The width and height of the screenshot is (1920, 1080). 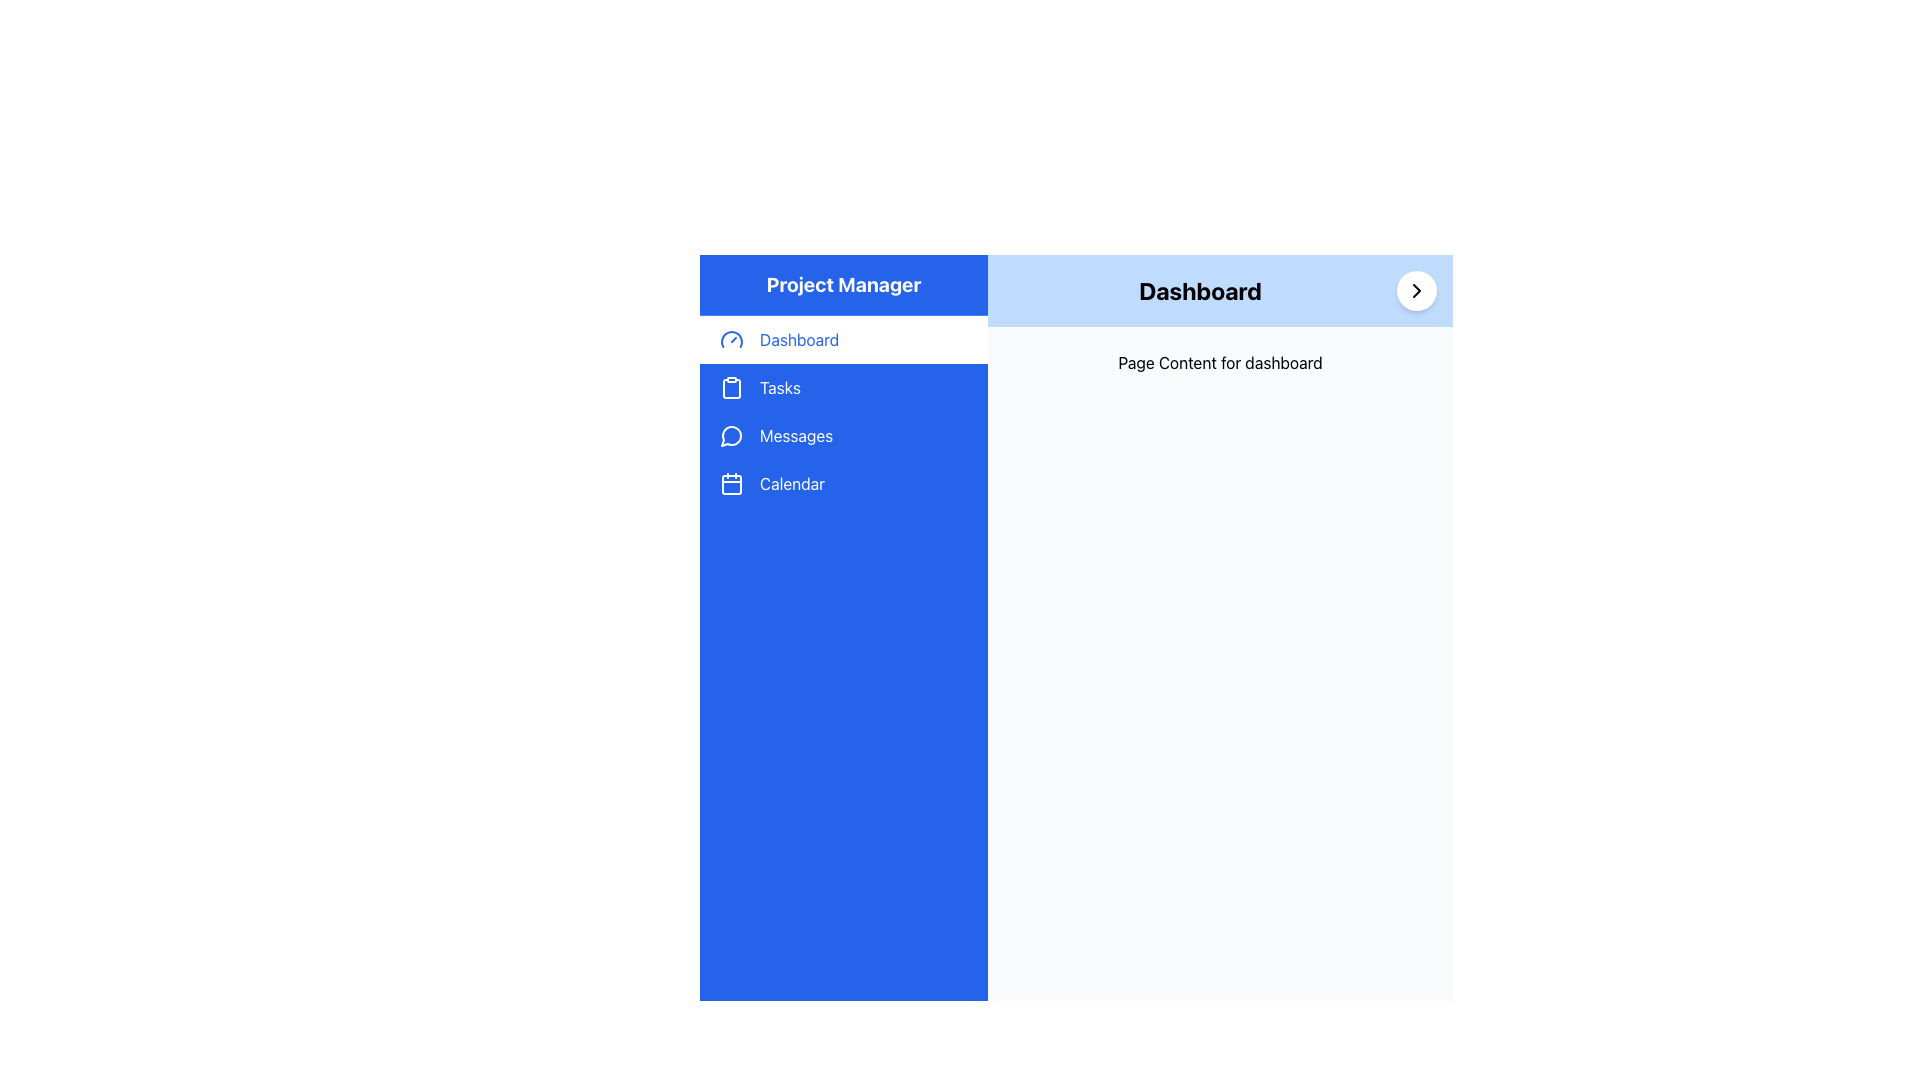 I want to click on the 'Tasks' navigation label and button located in the sidebar, which is positioned under the 'Dashboard' and above the 'Messages' menu items, so click(x=779, y=388).